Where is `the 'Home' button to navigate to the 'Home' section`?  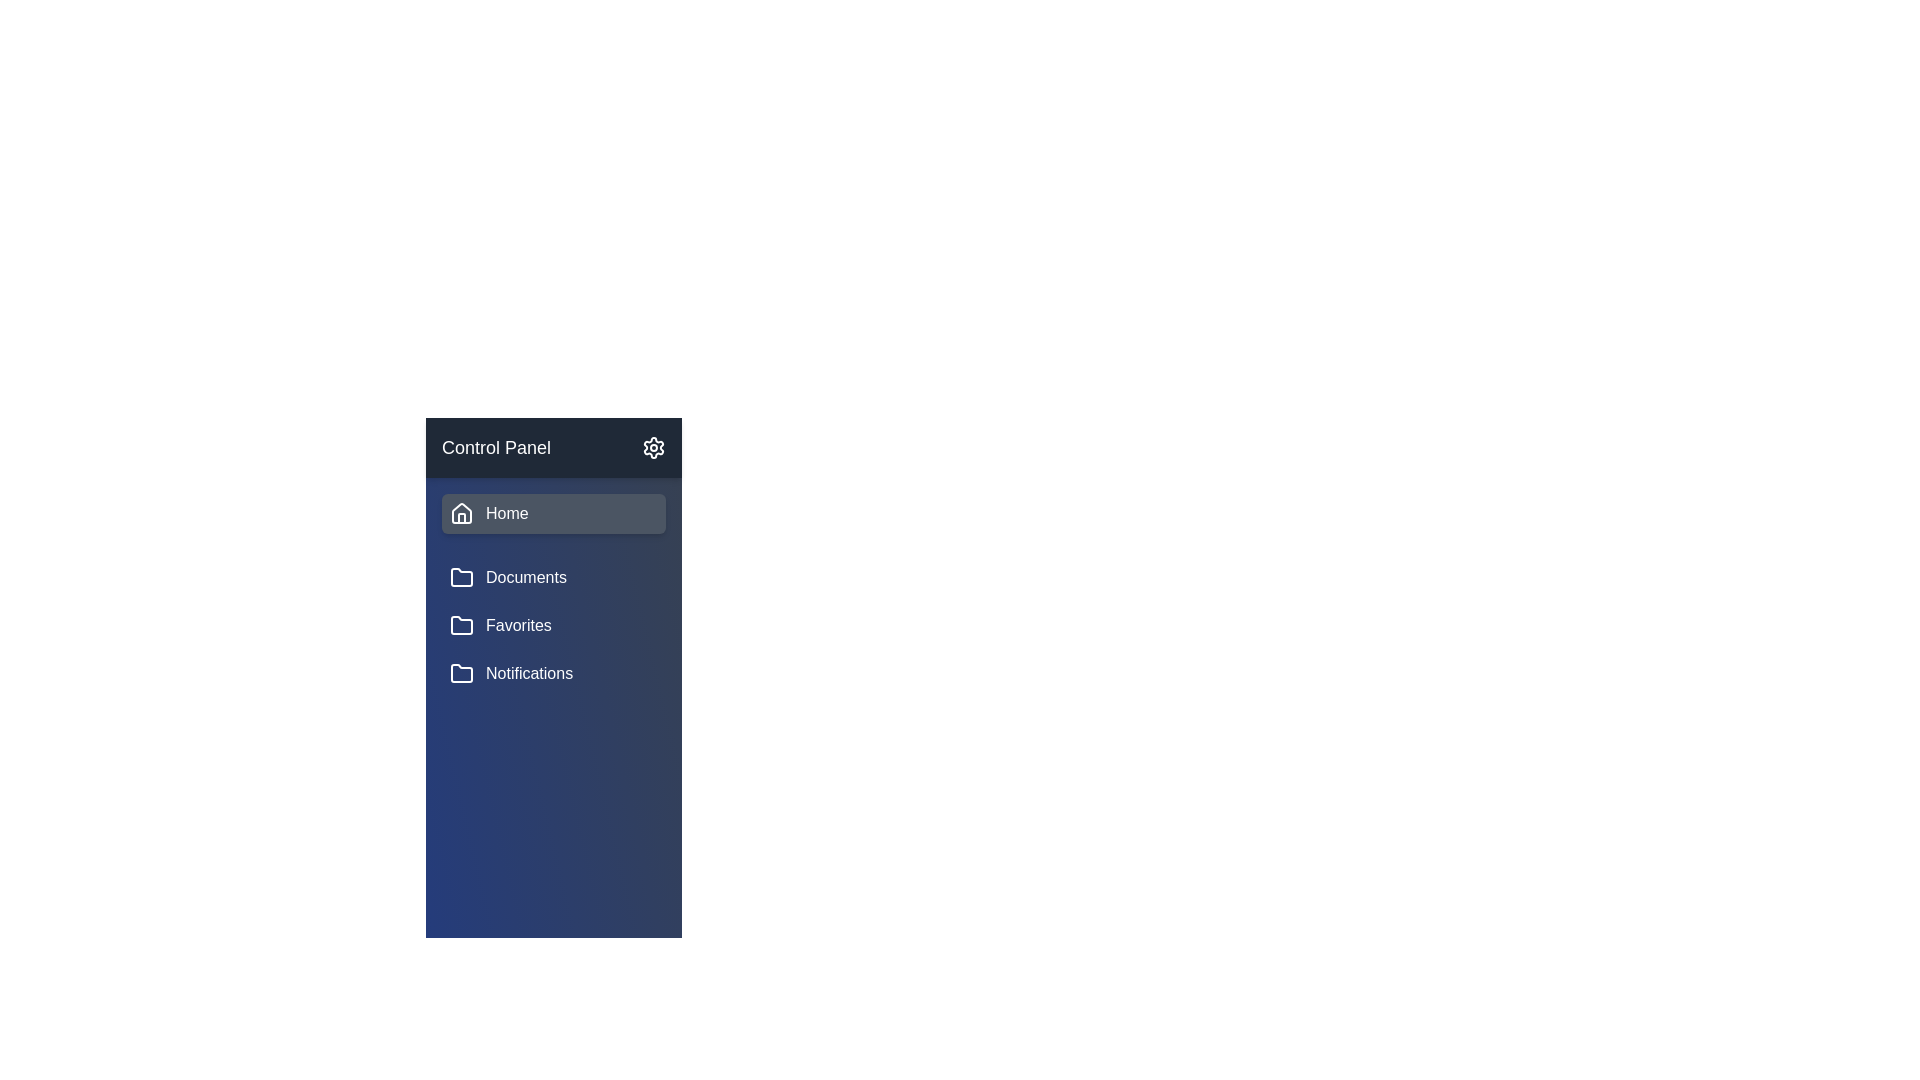
the 'Home' button to navigate to the 'Home' section is located at coordinates (553, 512).